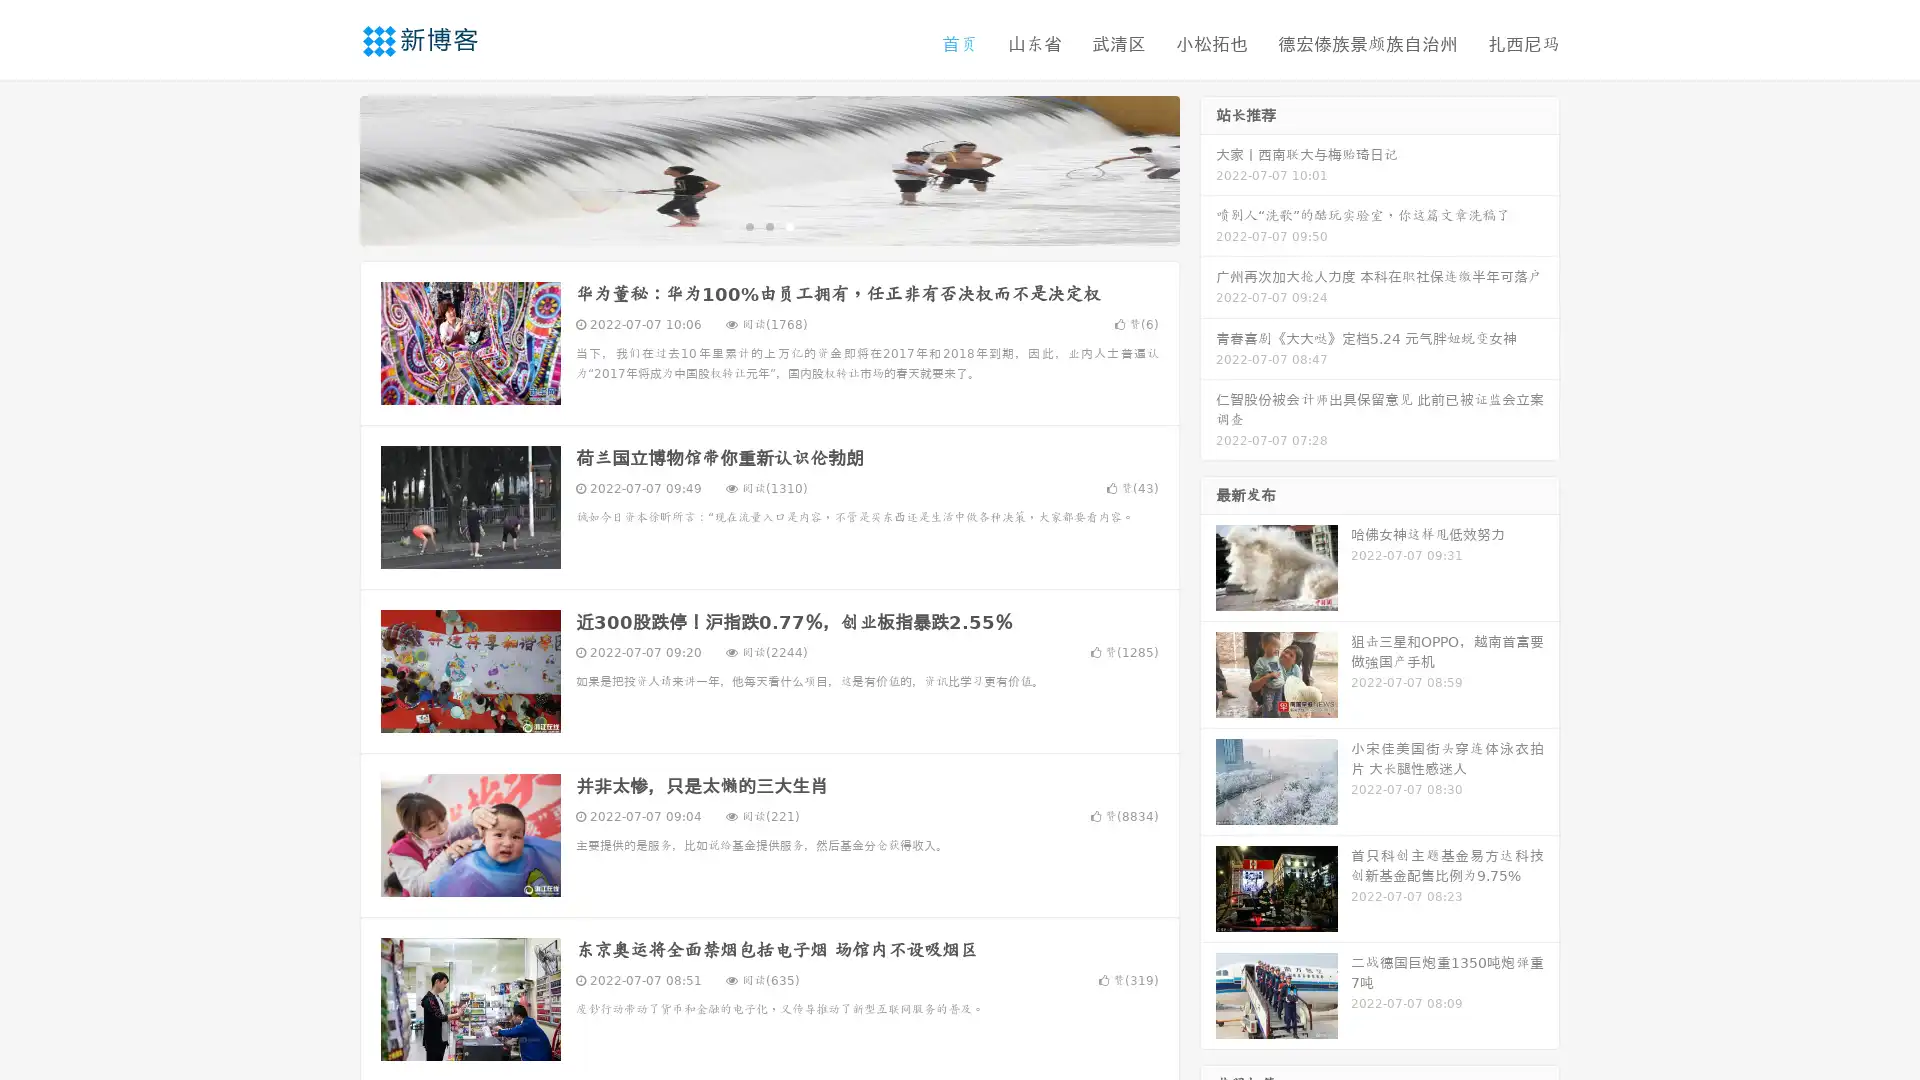 Image resolution: width=1920 pixels, height=1080 pixels. I want to click on Go to slide 3, so click(789, 225).